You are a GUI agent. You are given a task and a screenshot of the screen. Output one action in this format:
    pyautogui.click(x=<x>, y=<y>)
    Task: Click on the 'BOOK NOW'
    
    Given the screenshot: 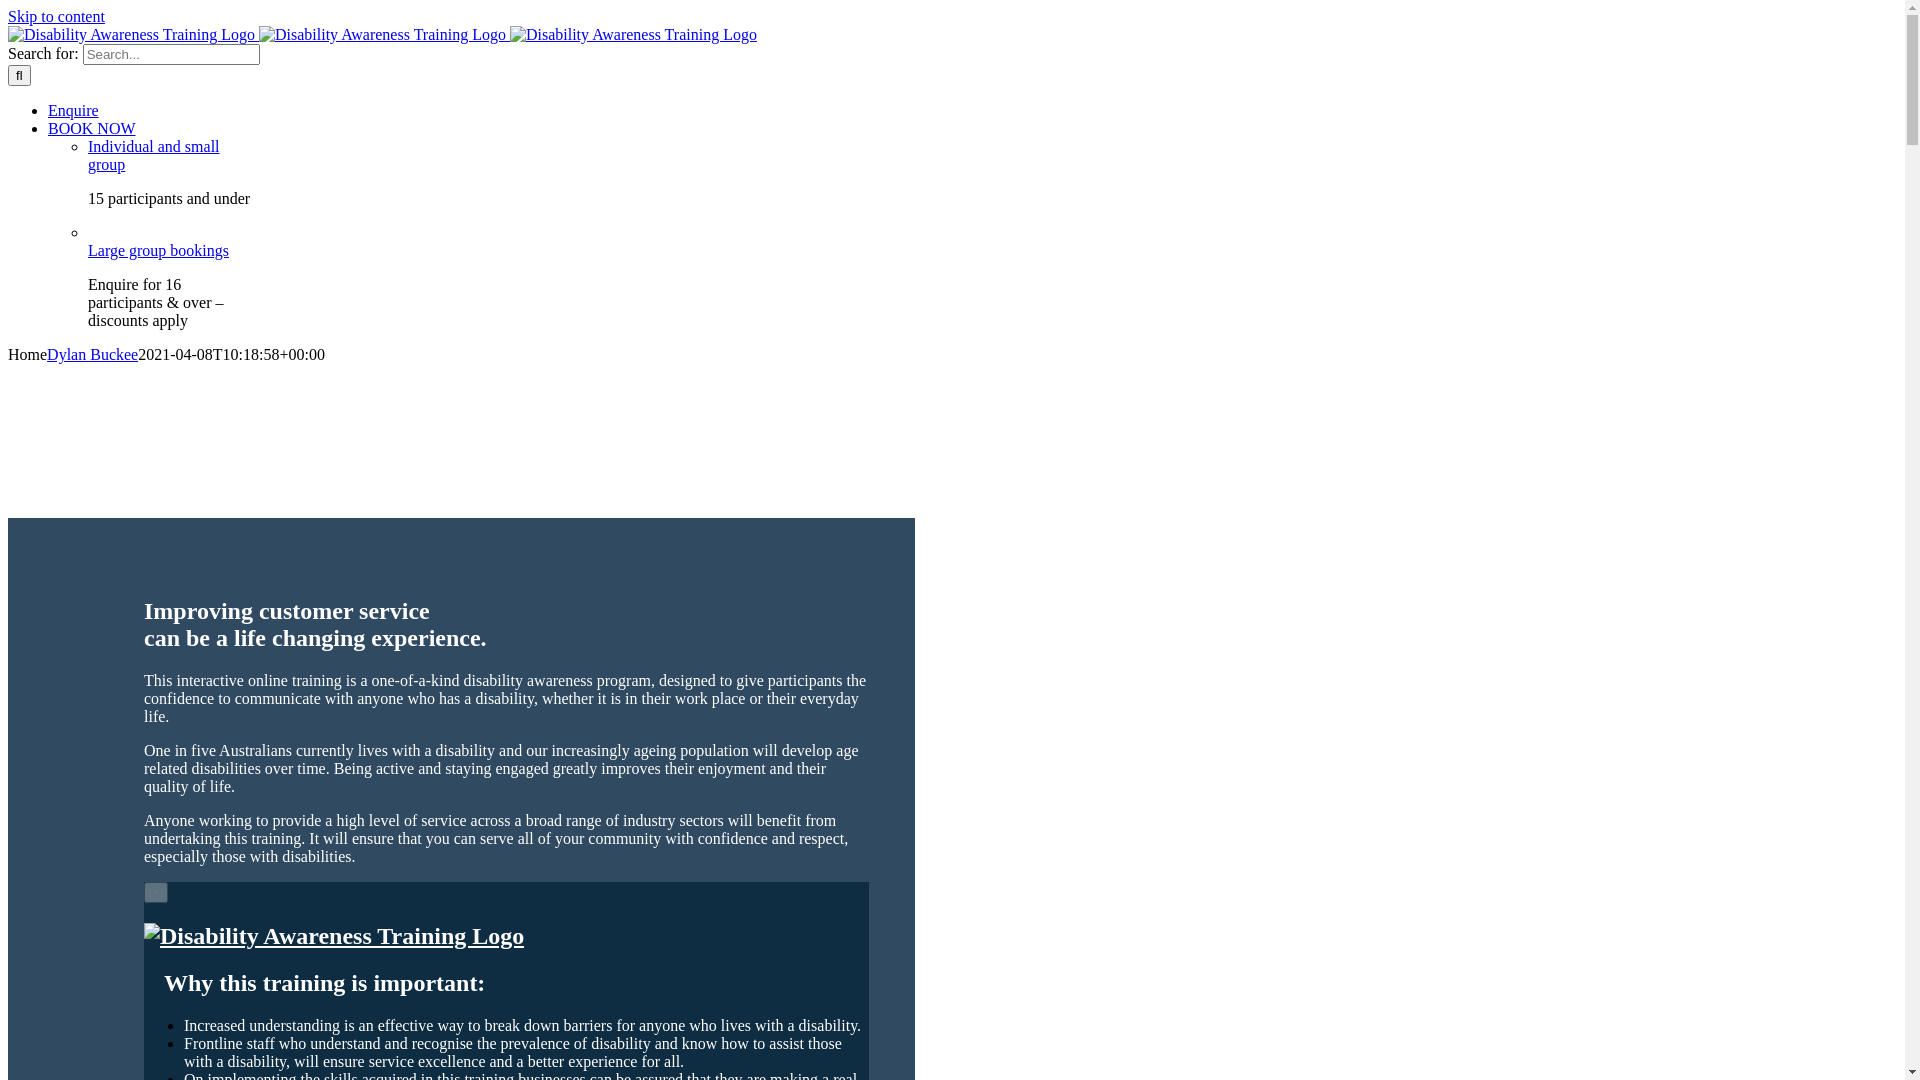 What is the action you would take?
    pyautogui.click(x=90, y=128)
    